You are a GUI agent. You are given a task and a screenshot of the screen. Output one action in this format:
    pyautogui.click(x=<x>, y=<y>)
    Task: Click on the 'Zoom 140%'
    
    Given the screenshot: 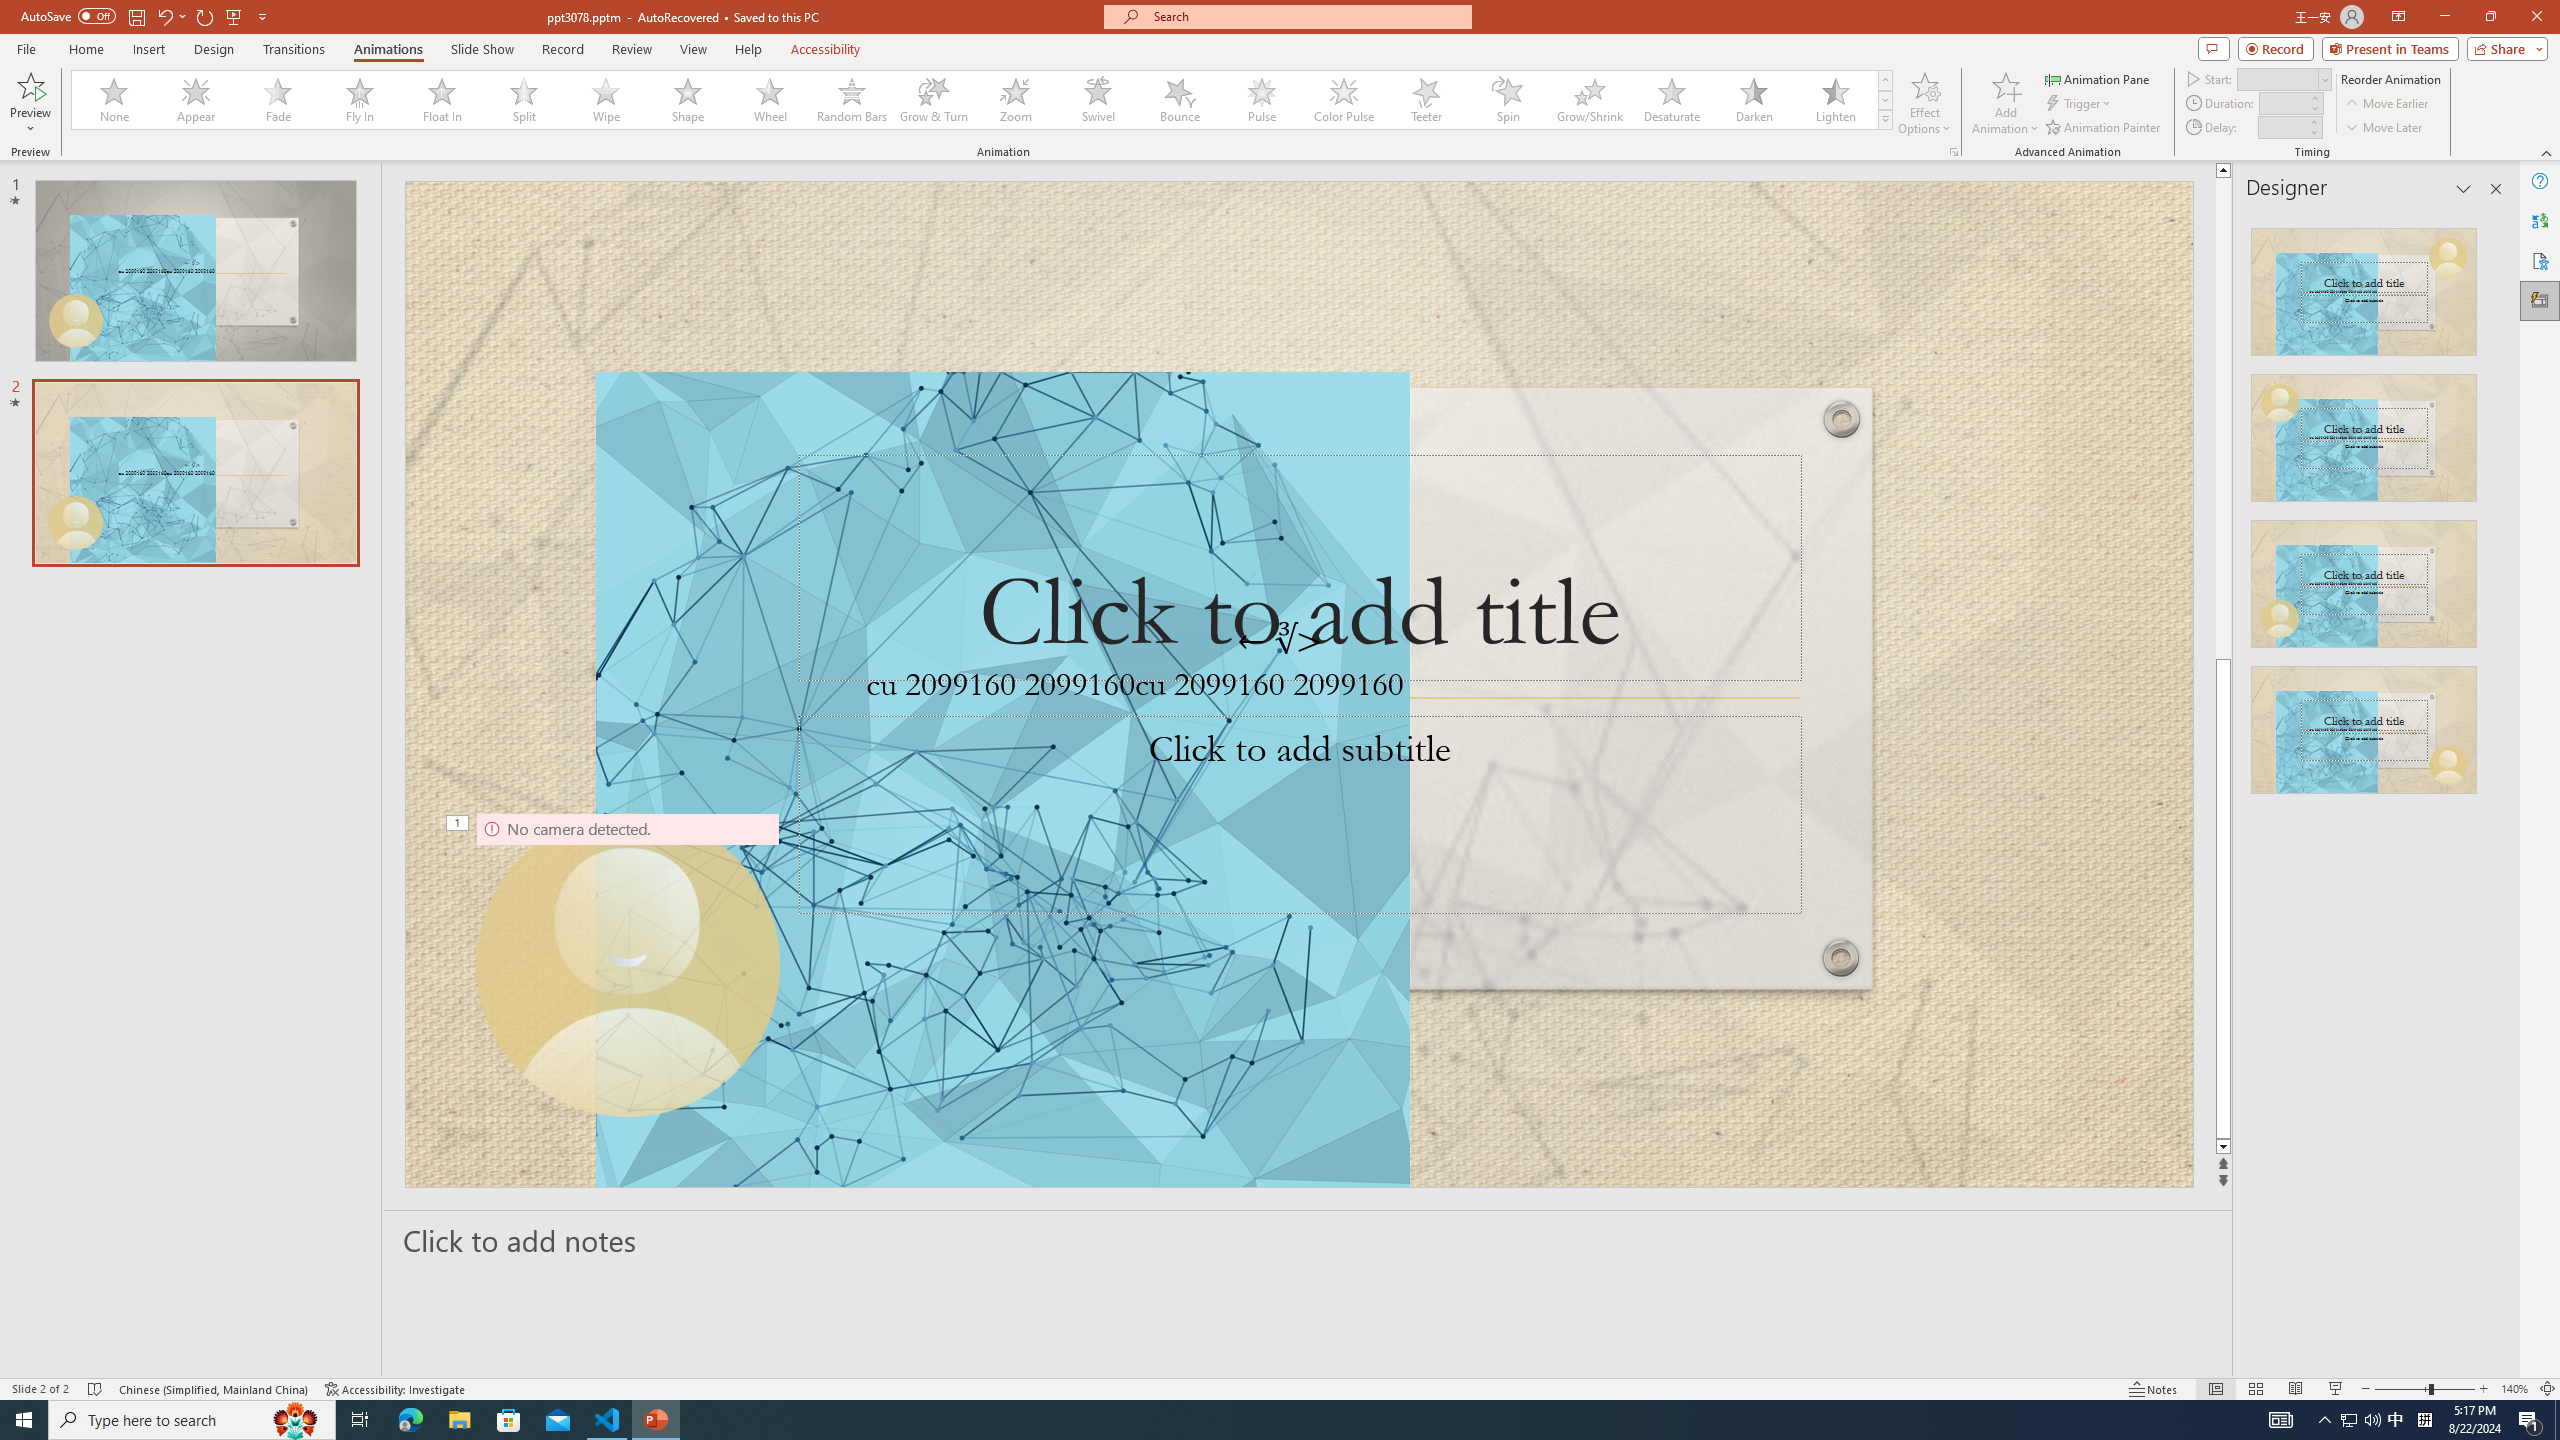 What is the action you would take?
    pyautogui.click(x=2515, y=1389)
    